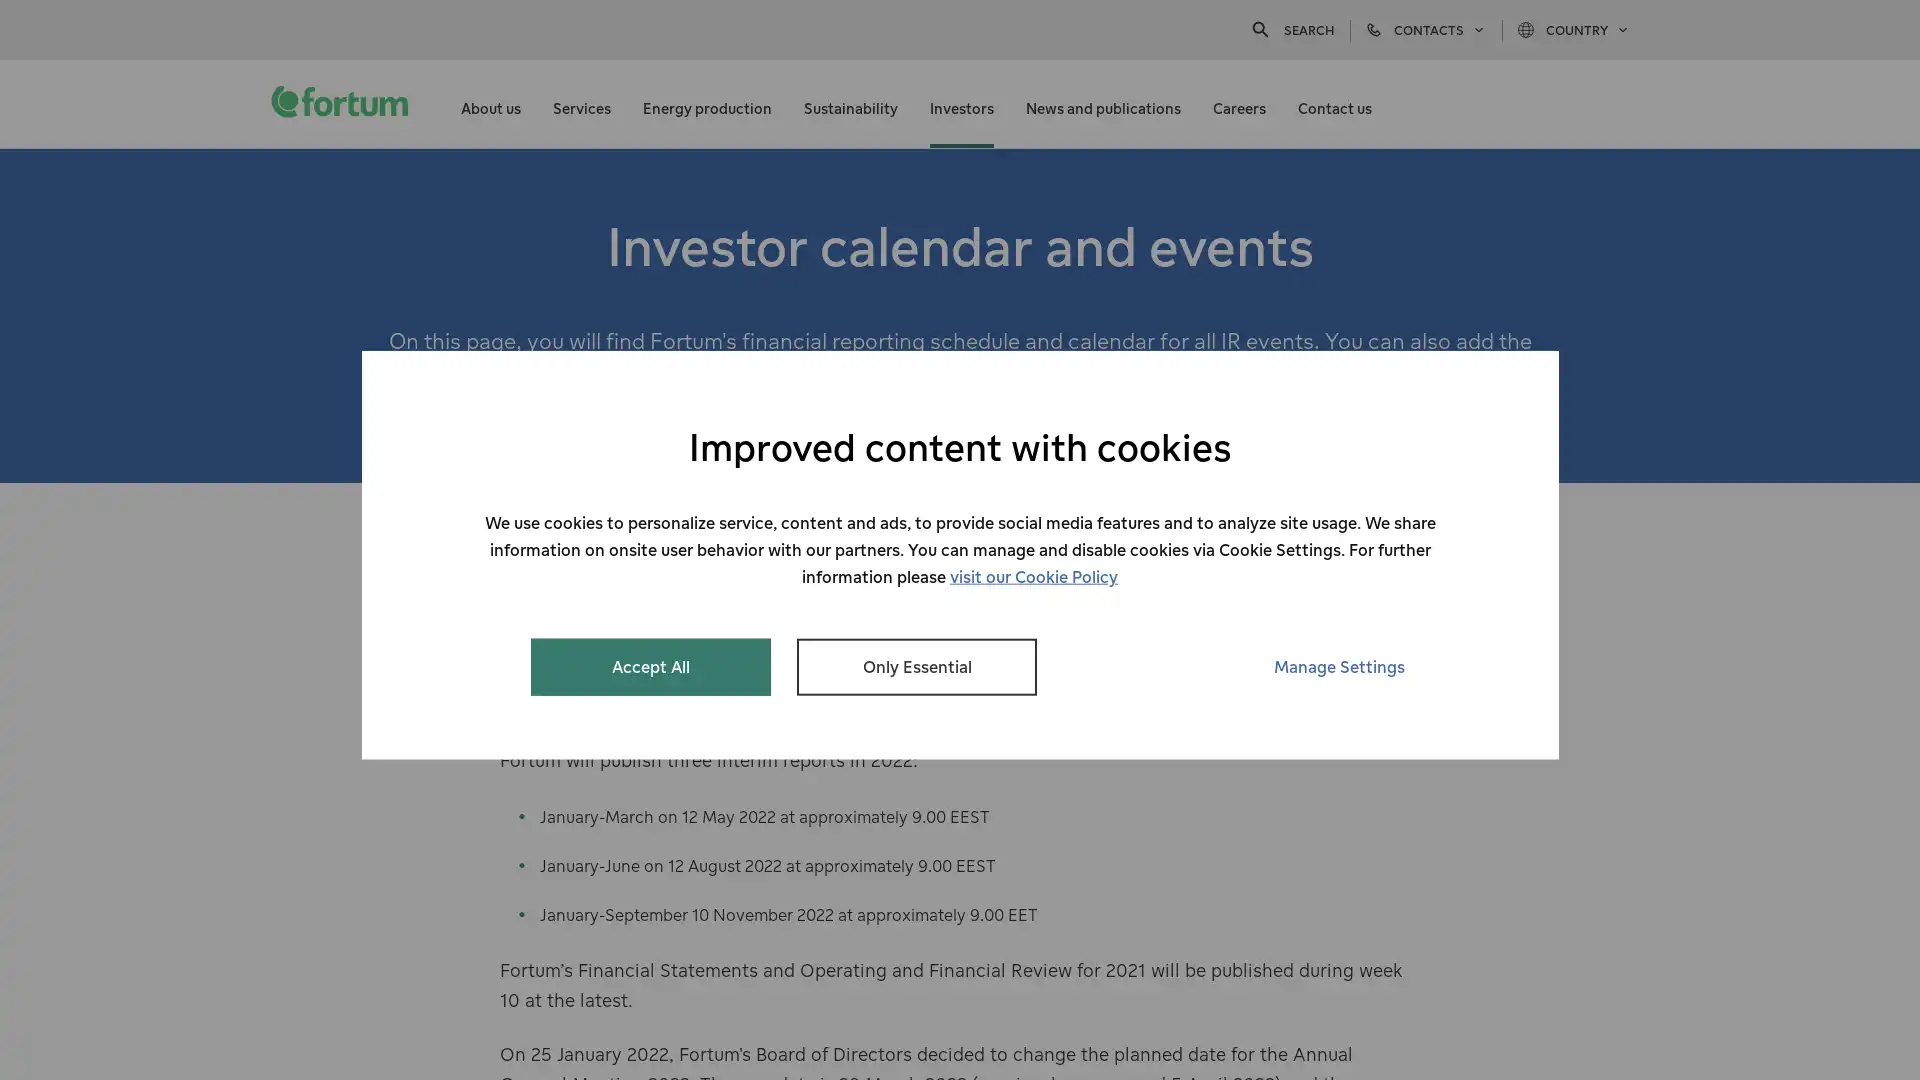 This screenshot has height=1080, width=1920. Describe the element at coordinates (961, 104) in the screenshot. I see `Investors` at that location.